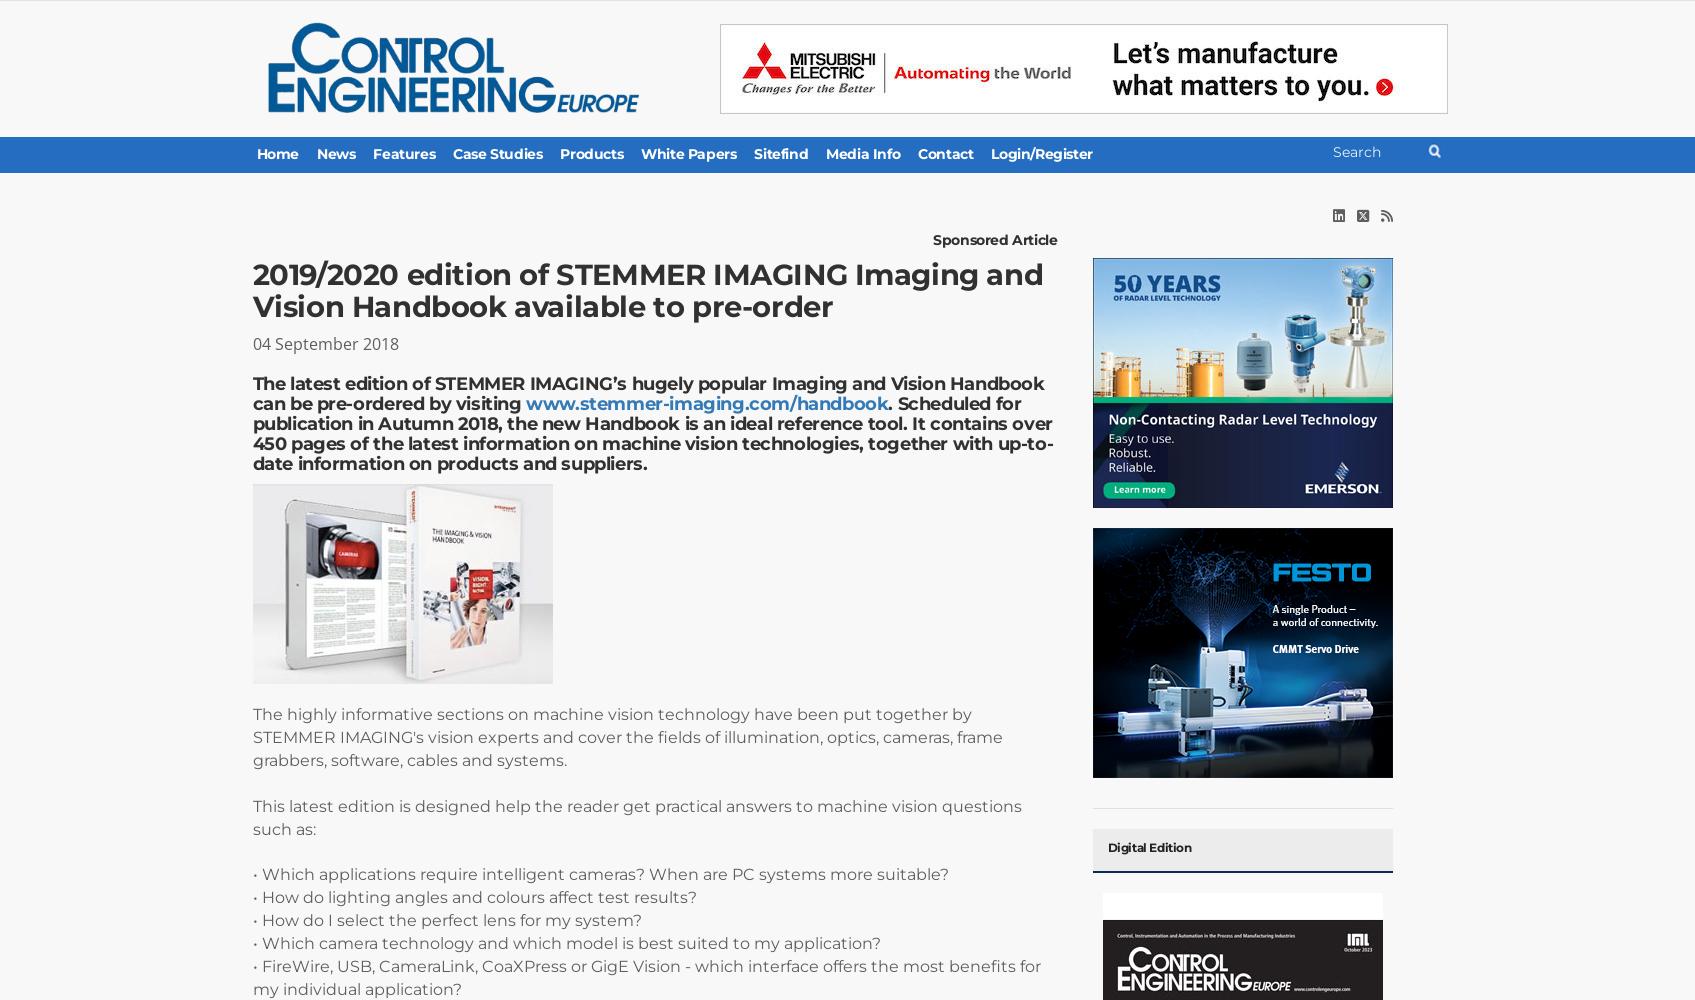 The image size is (1695, 1000). I want to click on 'Case Studies', so click(496, 154).